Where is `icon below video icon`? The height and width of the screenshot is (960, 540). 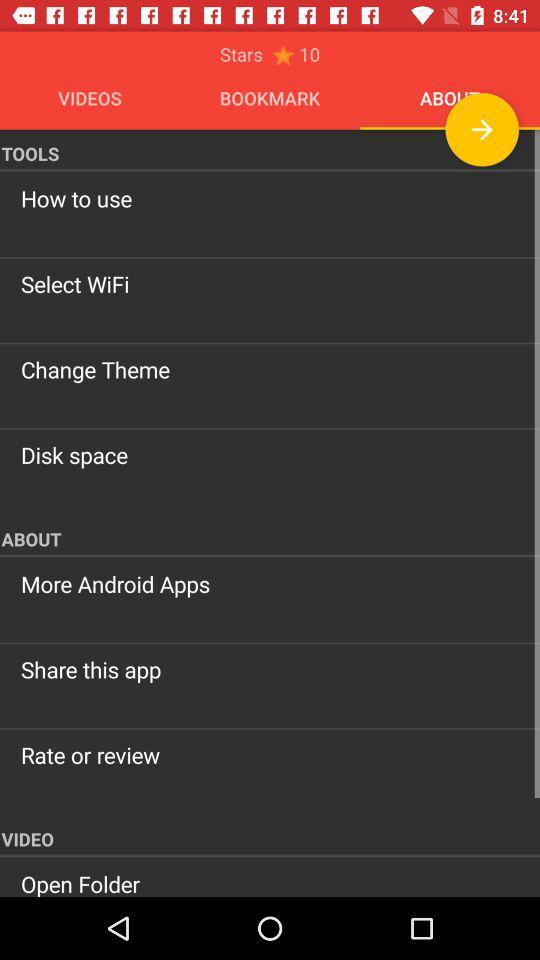
icon below video icon is located at coordinates (270, 882).